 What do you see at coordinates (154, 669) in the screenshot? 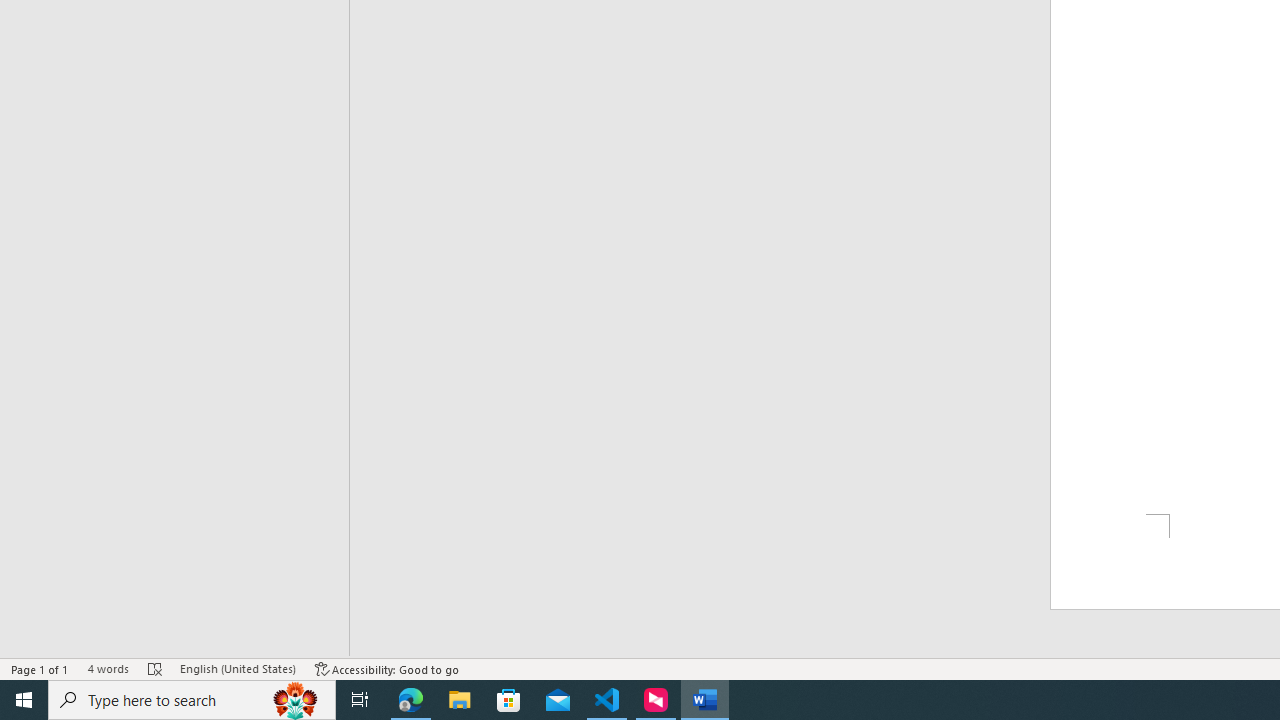
I see `'Spelling and Grammar Check Errors'` at bounding box center [154, 669].